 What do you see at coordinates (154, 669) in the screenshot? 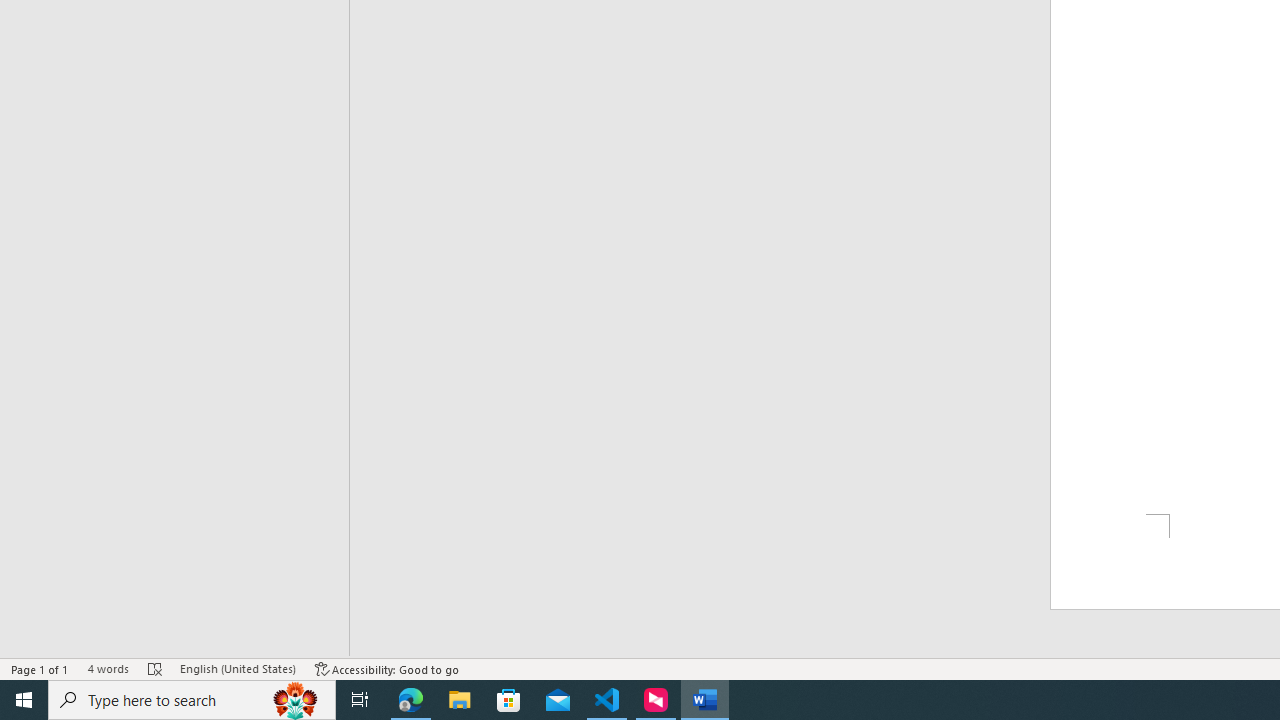
I see `'Spelling and Grammar Check Errors'` at bounding box center [154, 669].